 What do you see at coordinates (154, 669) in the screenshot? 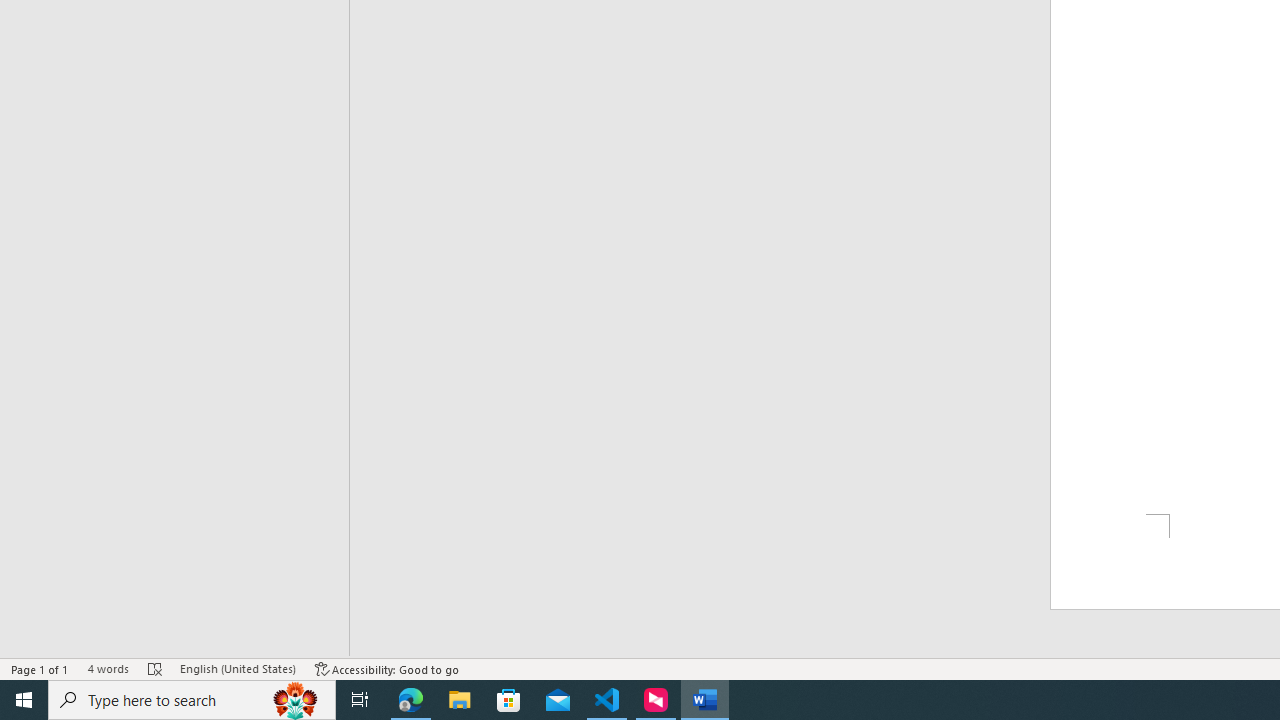
I see `'Spelling and Grammar Check Errors'` at bounding box center [154, 669].